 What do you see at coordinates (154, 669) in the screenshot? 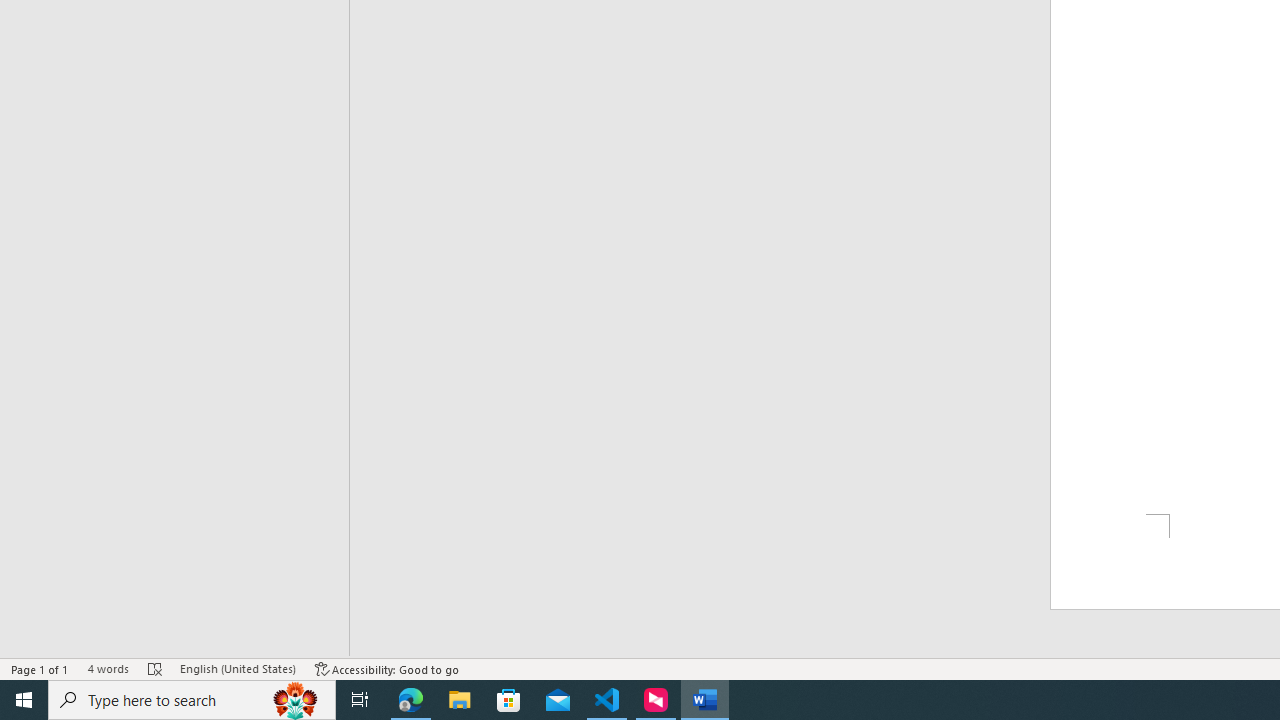
I see `'Spelling and Grammar Check Errors'` at bounding box center [154, 669].